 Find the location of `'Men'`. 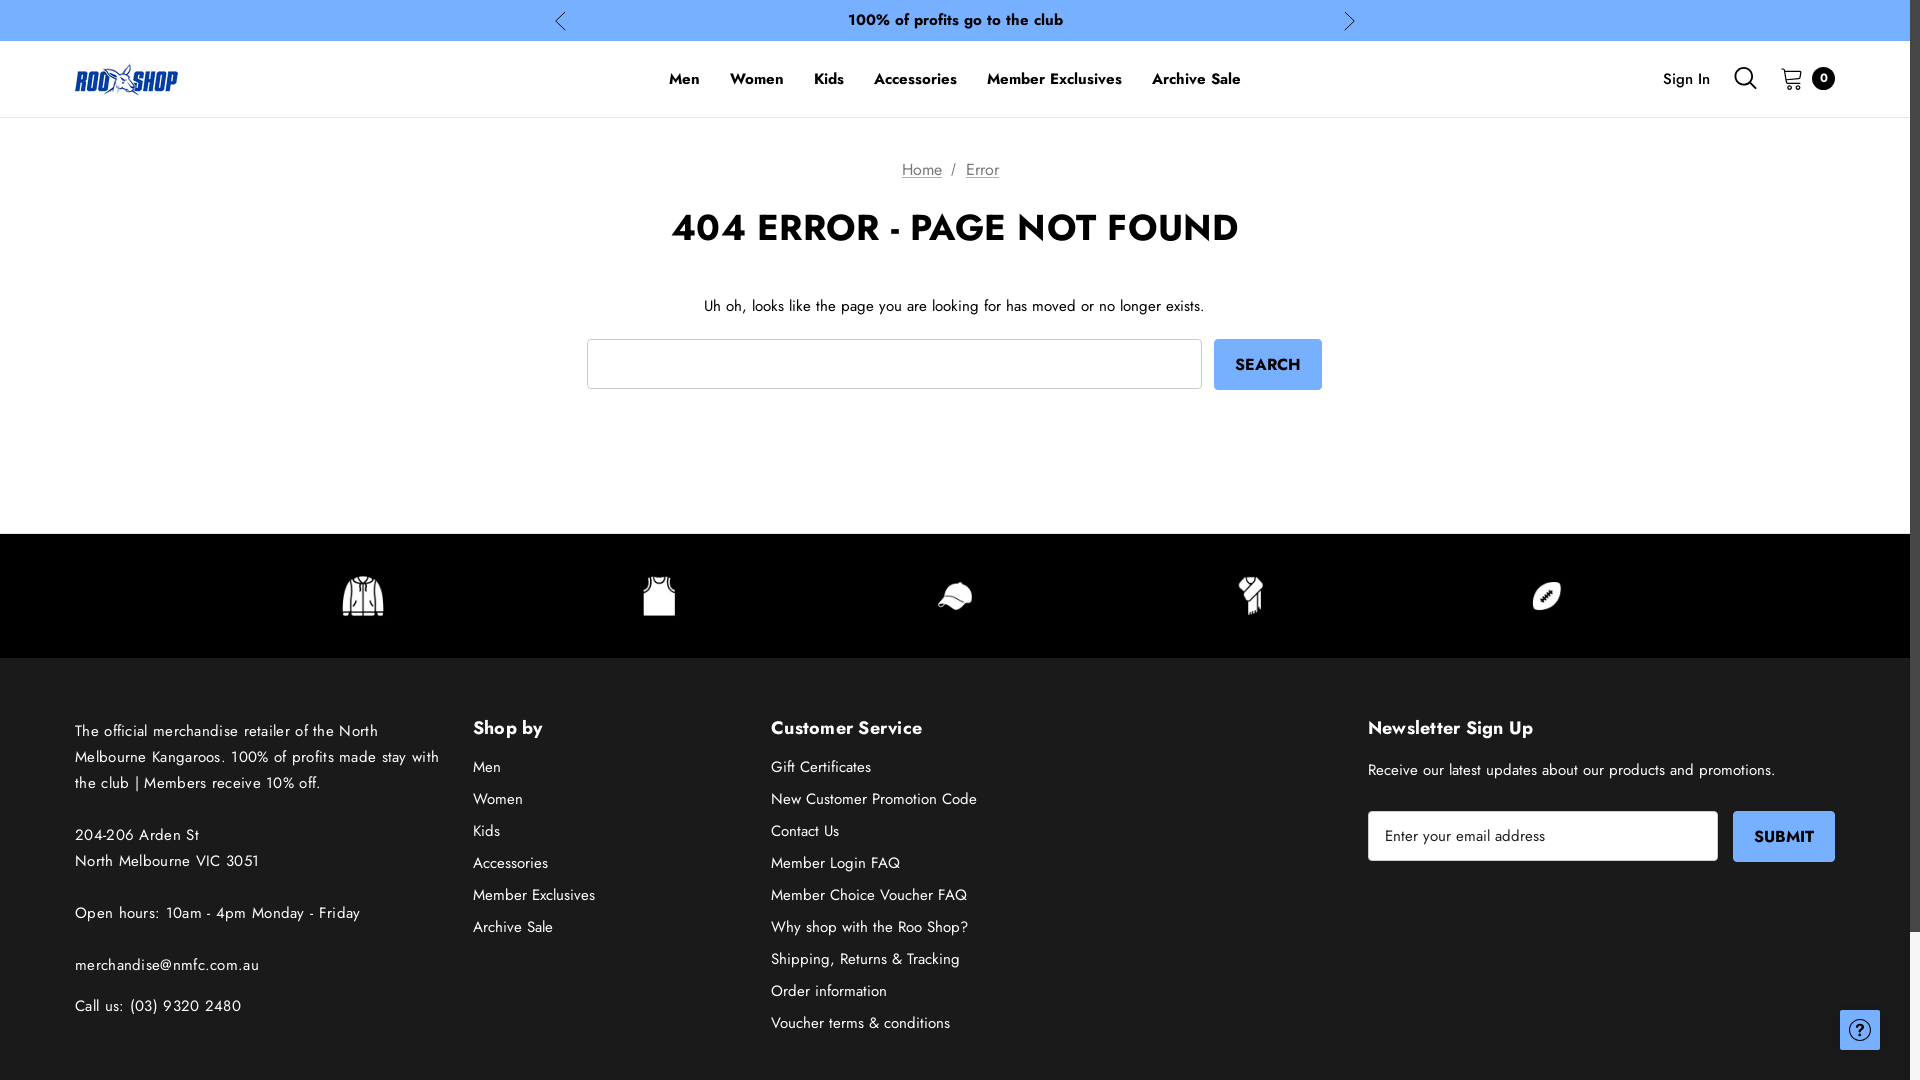

'Men' is located at coordinates (684, 77).